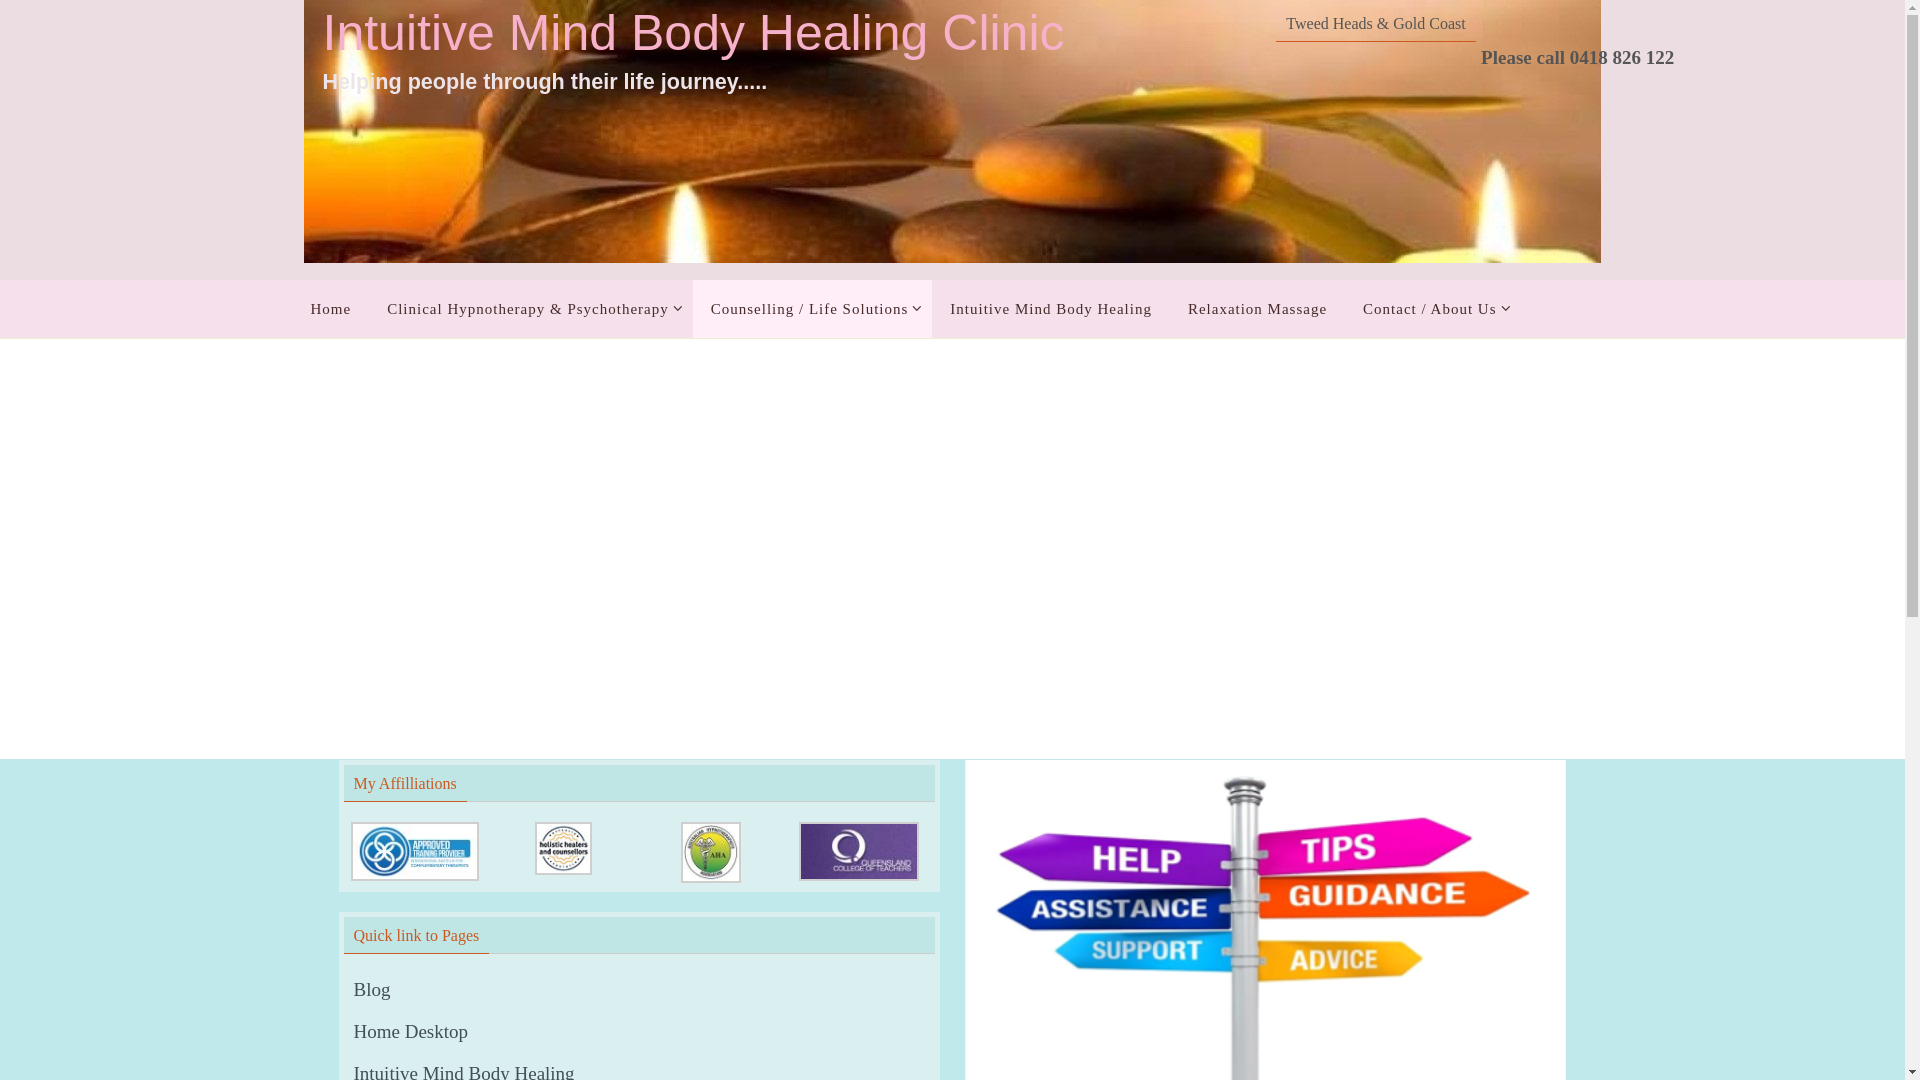 This screenshot has width=1920, height=1080. I want to click on 'Blog', so click(372, 990).